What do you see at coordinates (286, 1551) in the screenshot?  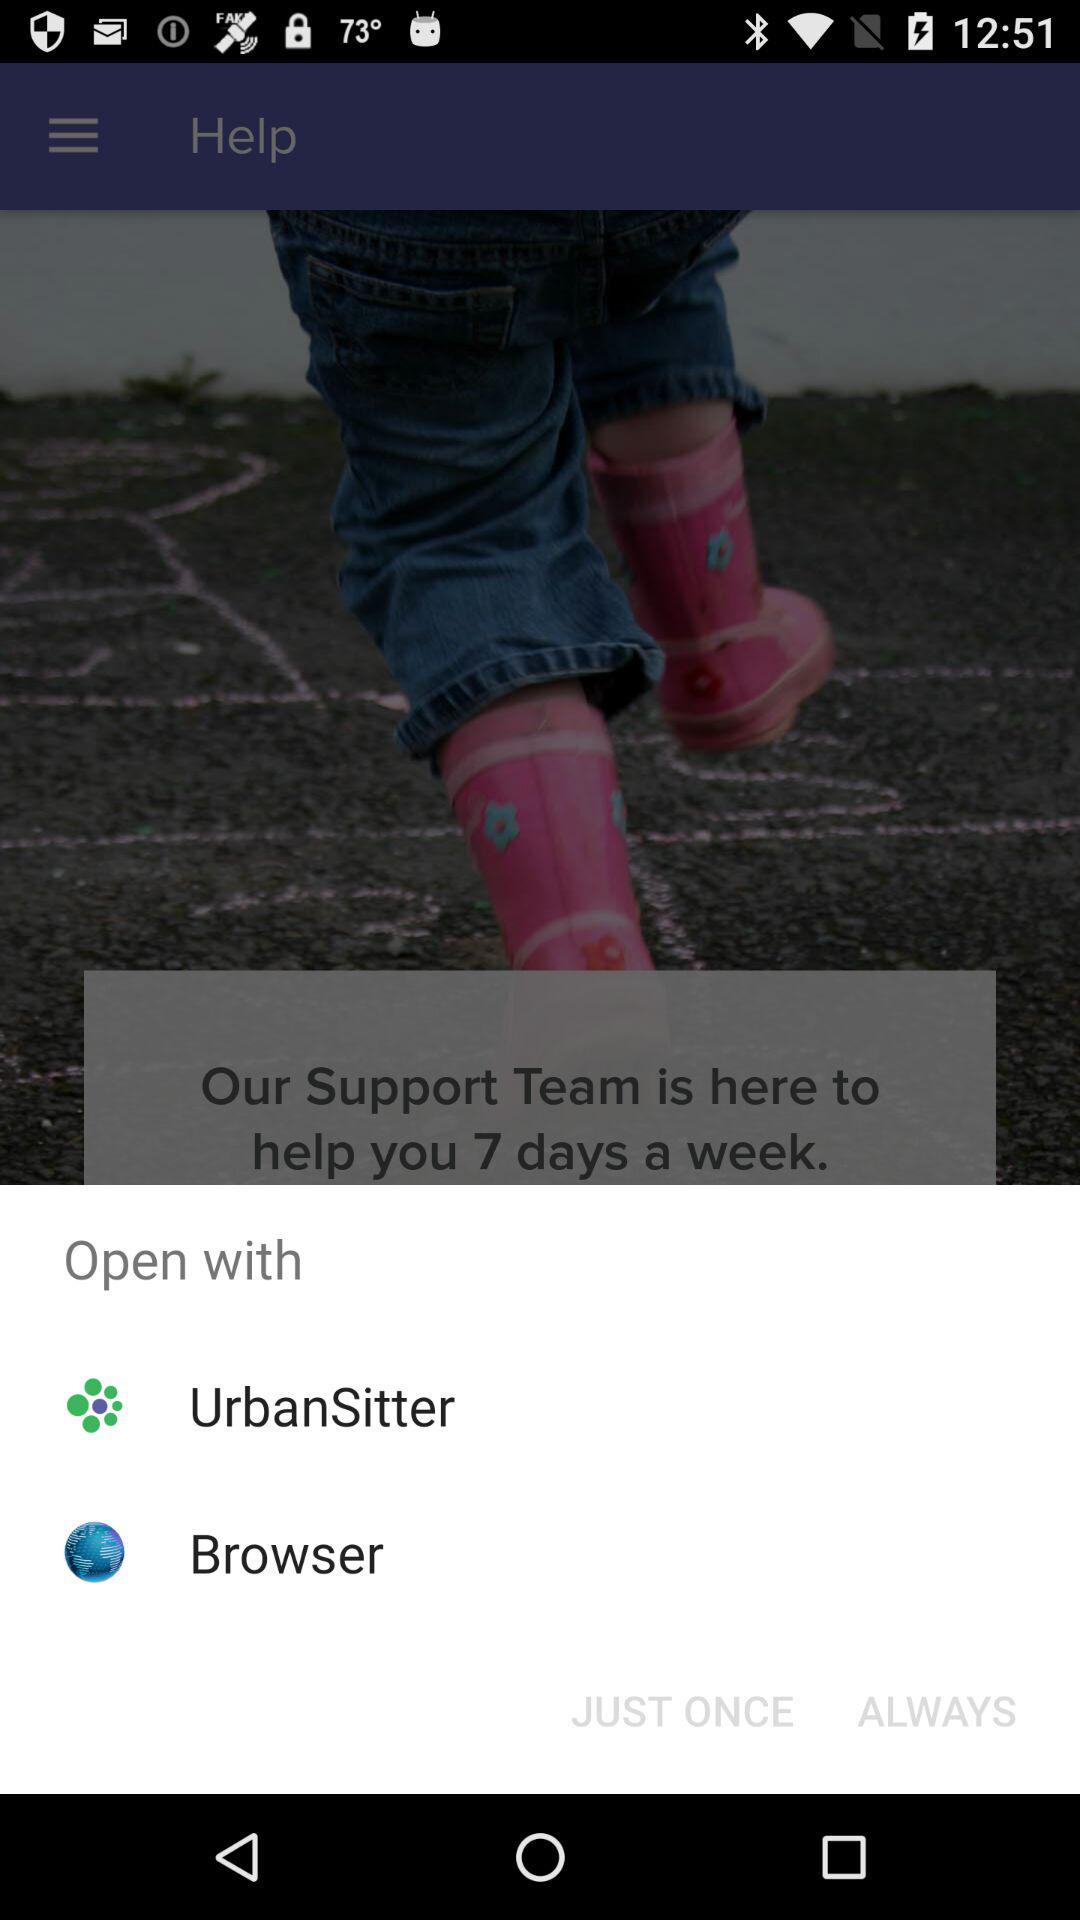 I see `app below urbansitter icon` at bounding box center [286, 1551].